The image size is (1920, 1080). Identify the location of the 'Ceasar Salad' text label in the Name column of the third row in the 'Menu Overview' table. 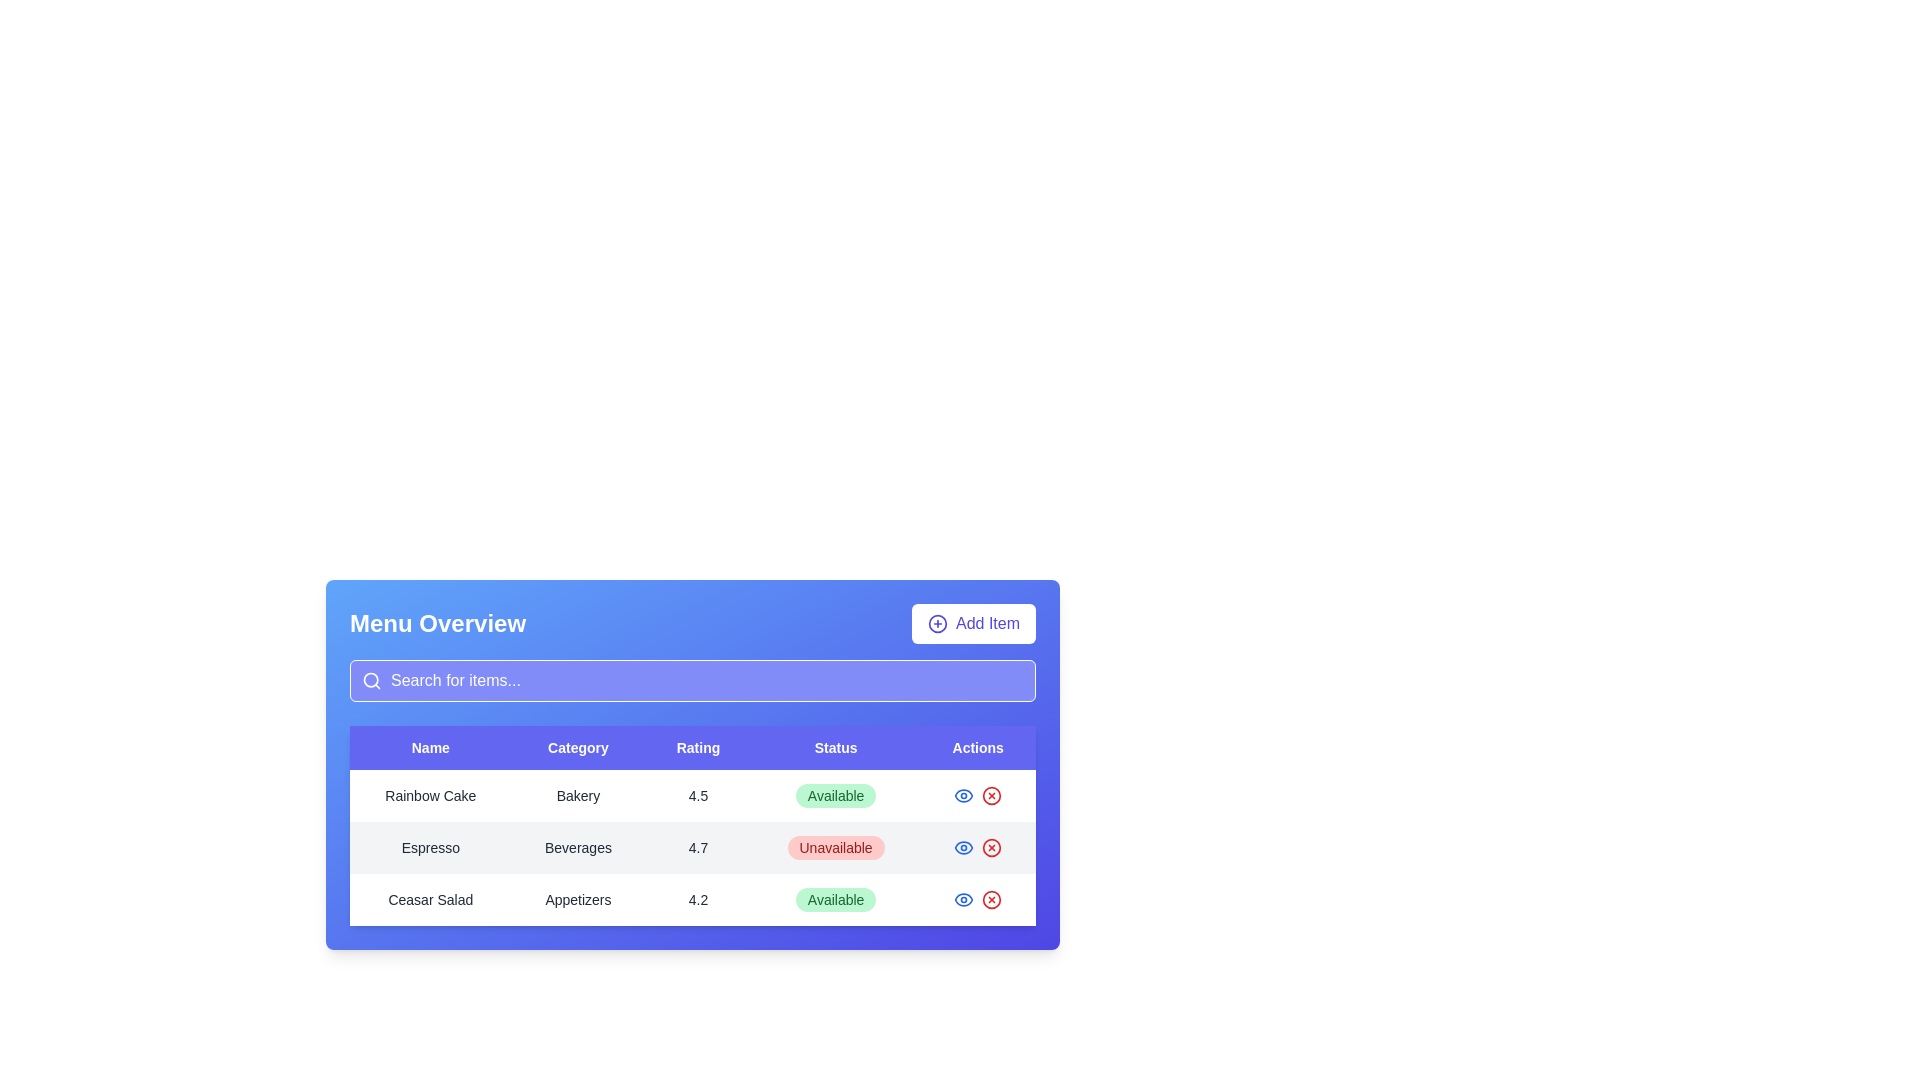
(429, 898).